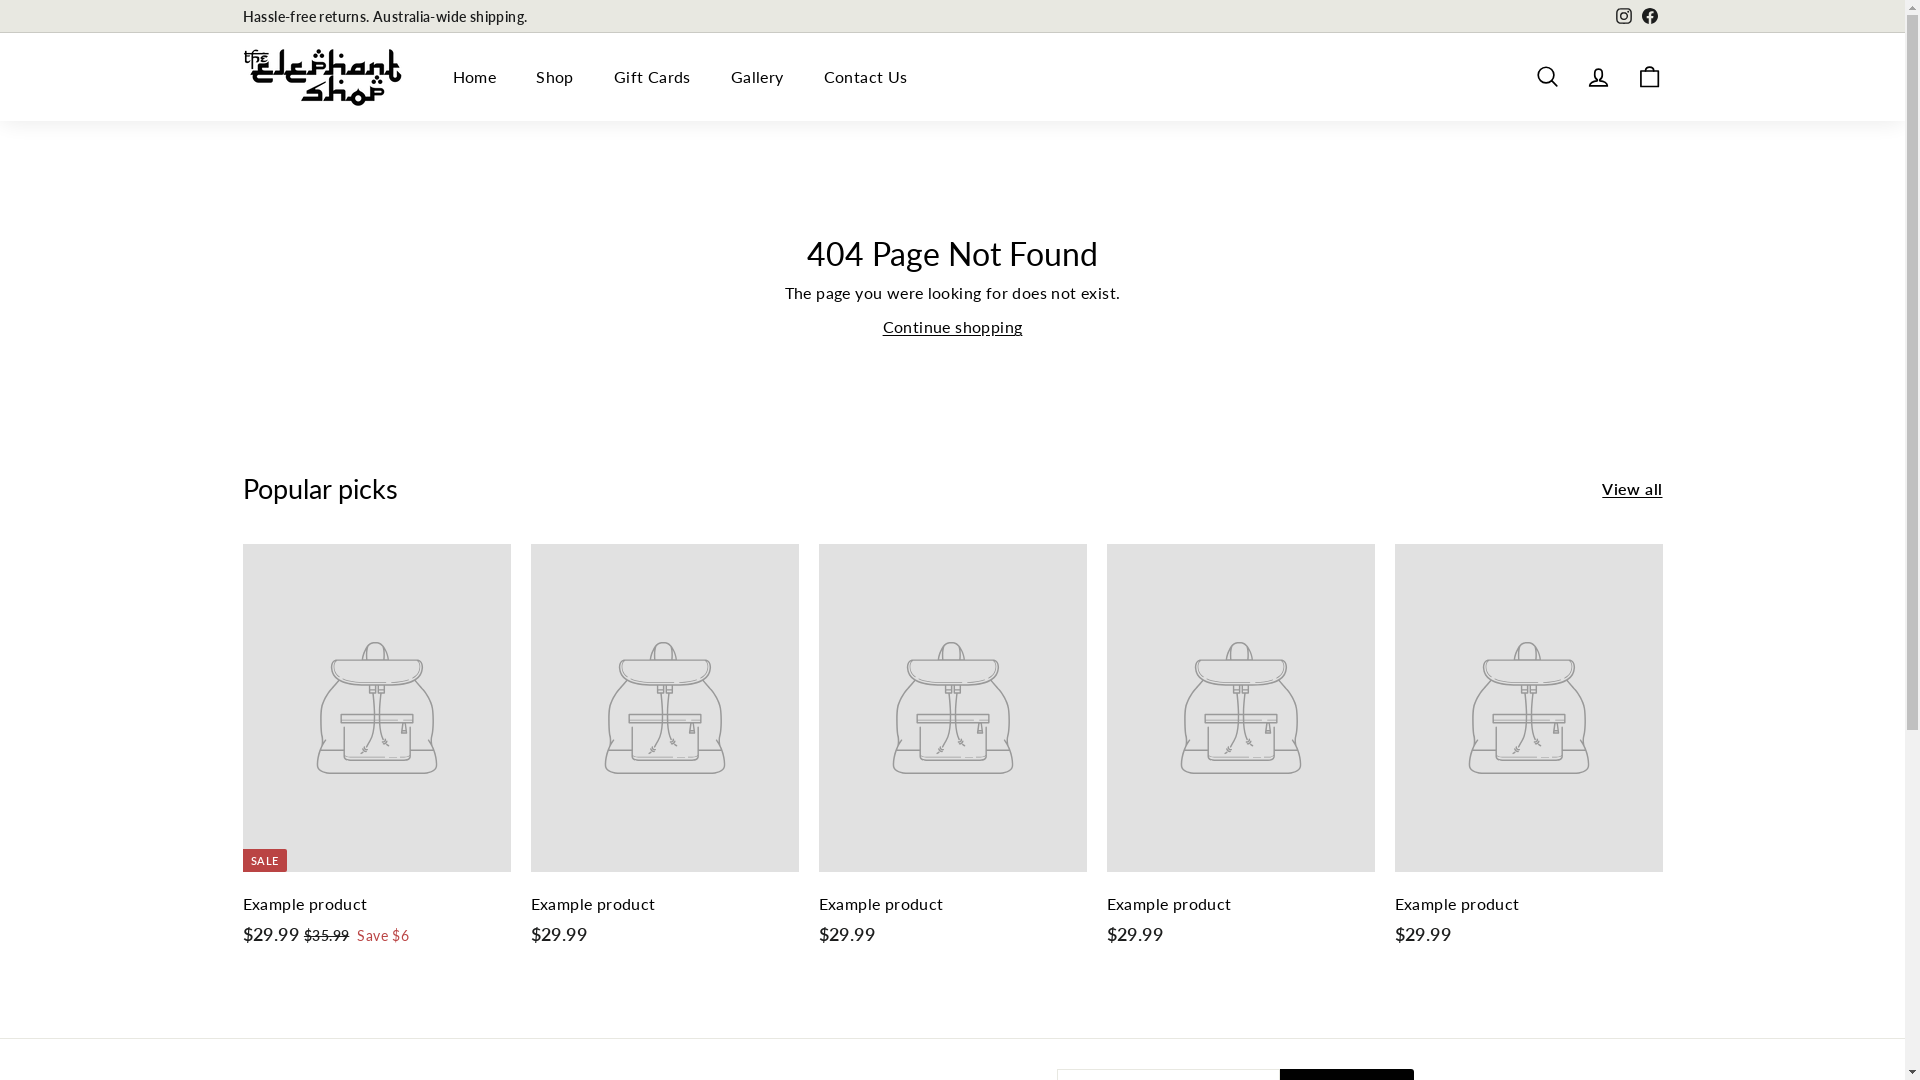 The image size is (1920, 1080). Describe the element at coordinates (1596, 75) in the screenshot. I see `'Account'` at that location.